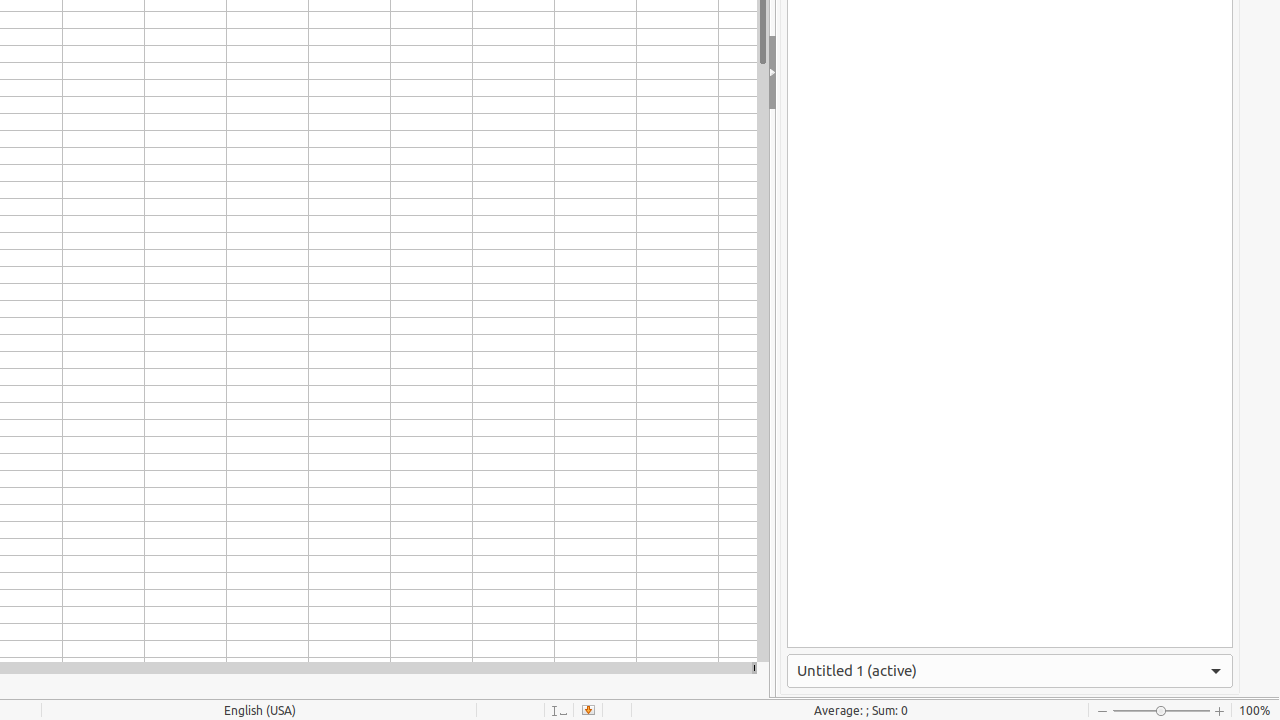  Describe the element at coordinates (1010, 670) in the screenshot. I see `'Active Window'` at that location.